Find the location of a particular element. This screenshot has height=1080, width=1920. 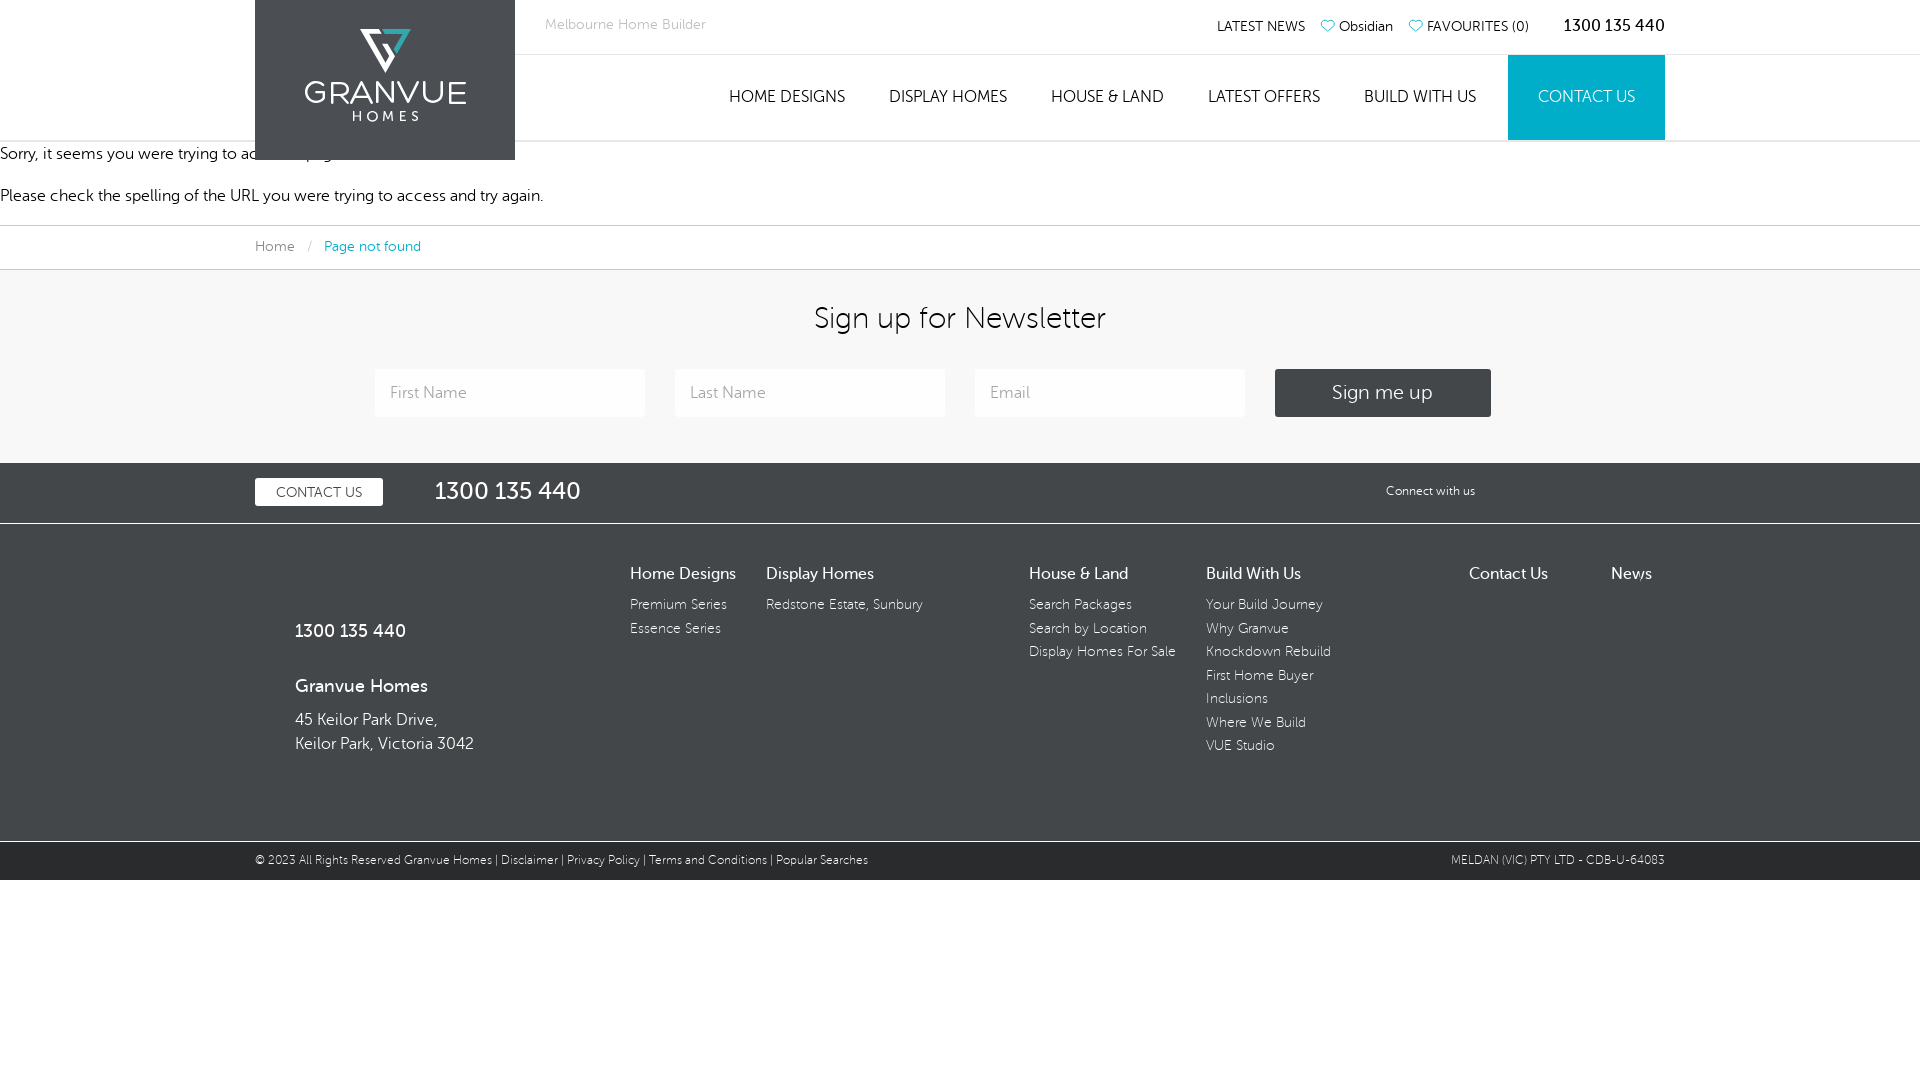

'1300 135 440' is located at coordinates (491, 491).